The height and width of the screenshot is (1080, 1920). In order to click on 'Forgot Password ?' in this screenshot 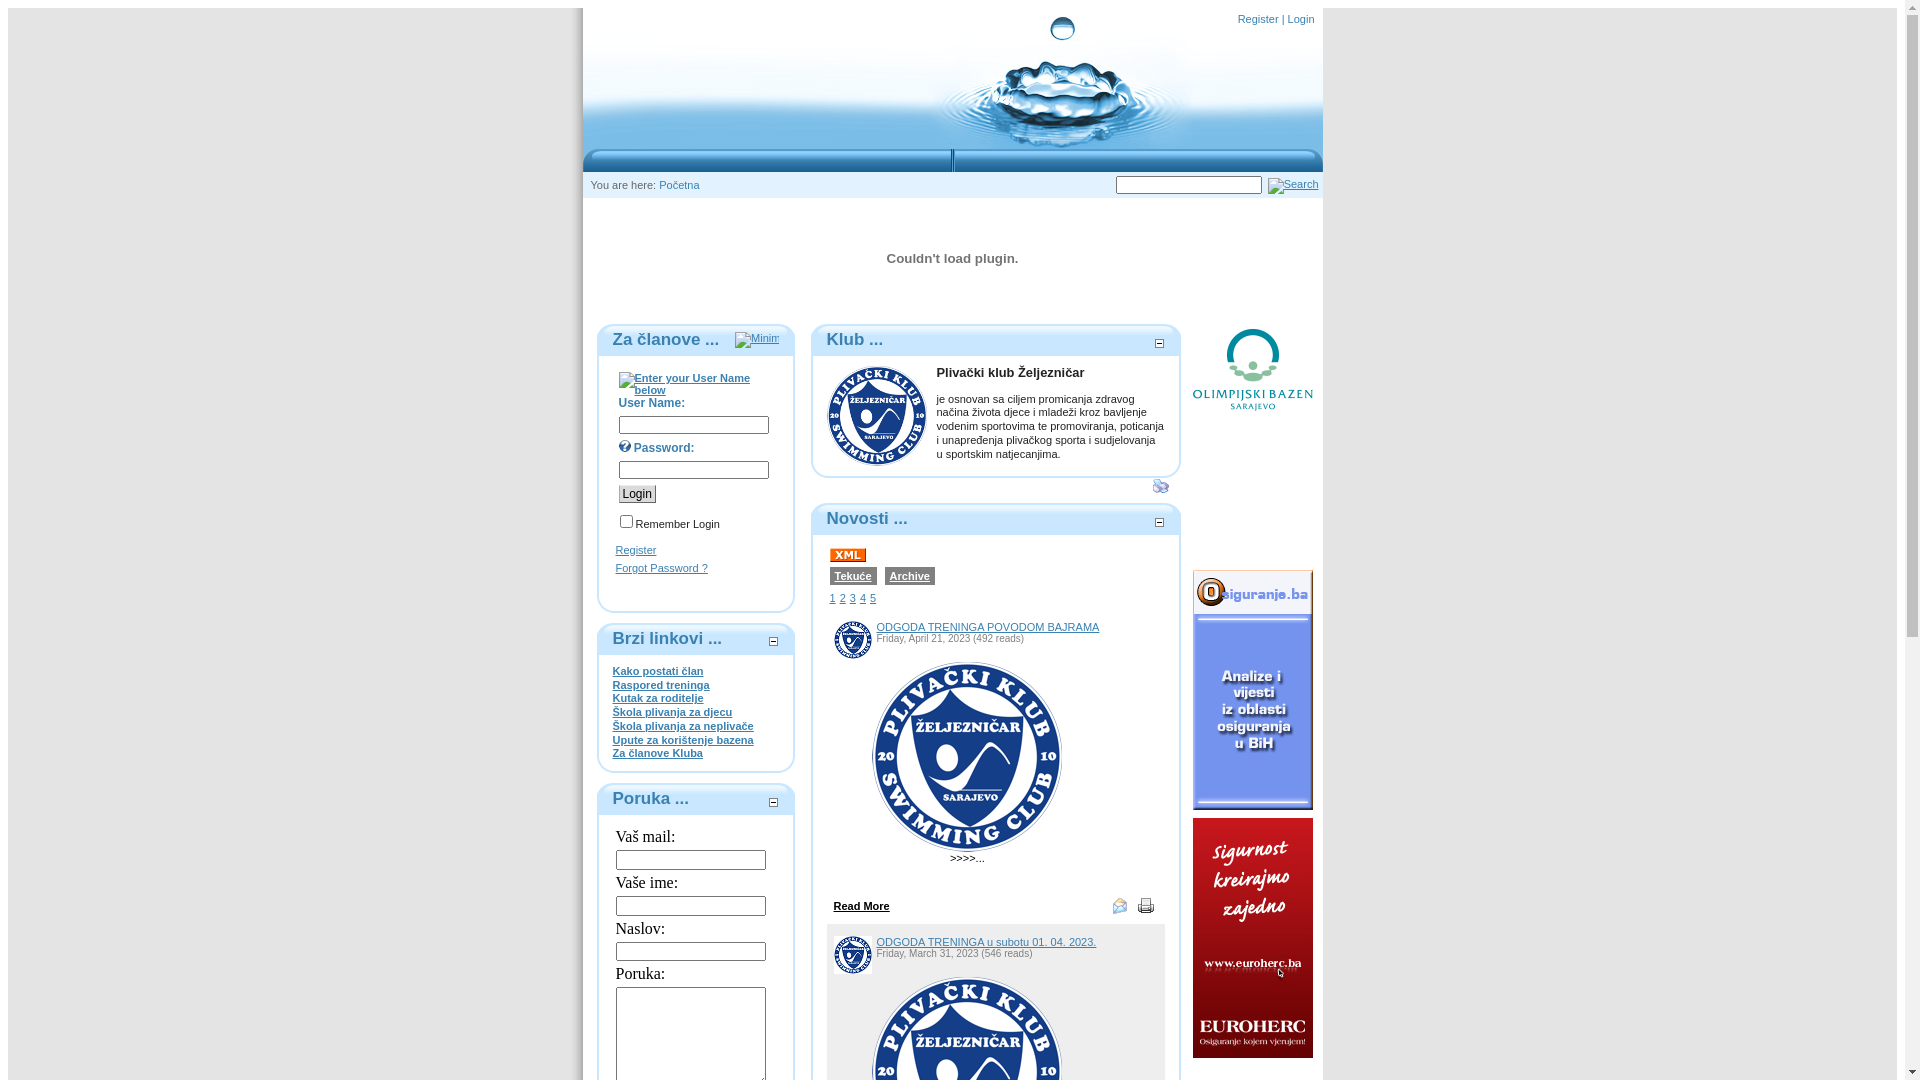, I will do `click(662, 567)`.